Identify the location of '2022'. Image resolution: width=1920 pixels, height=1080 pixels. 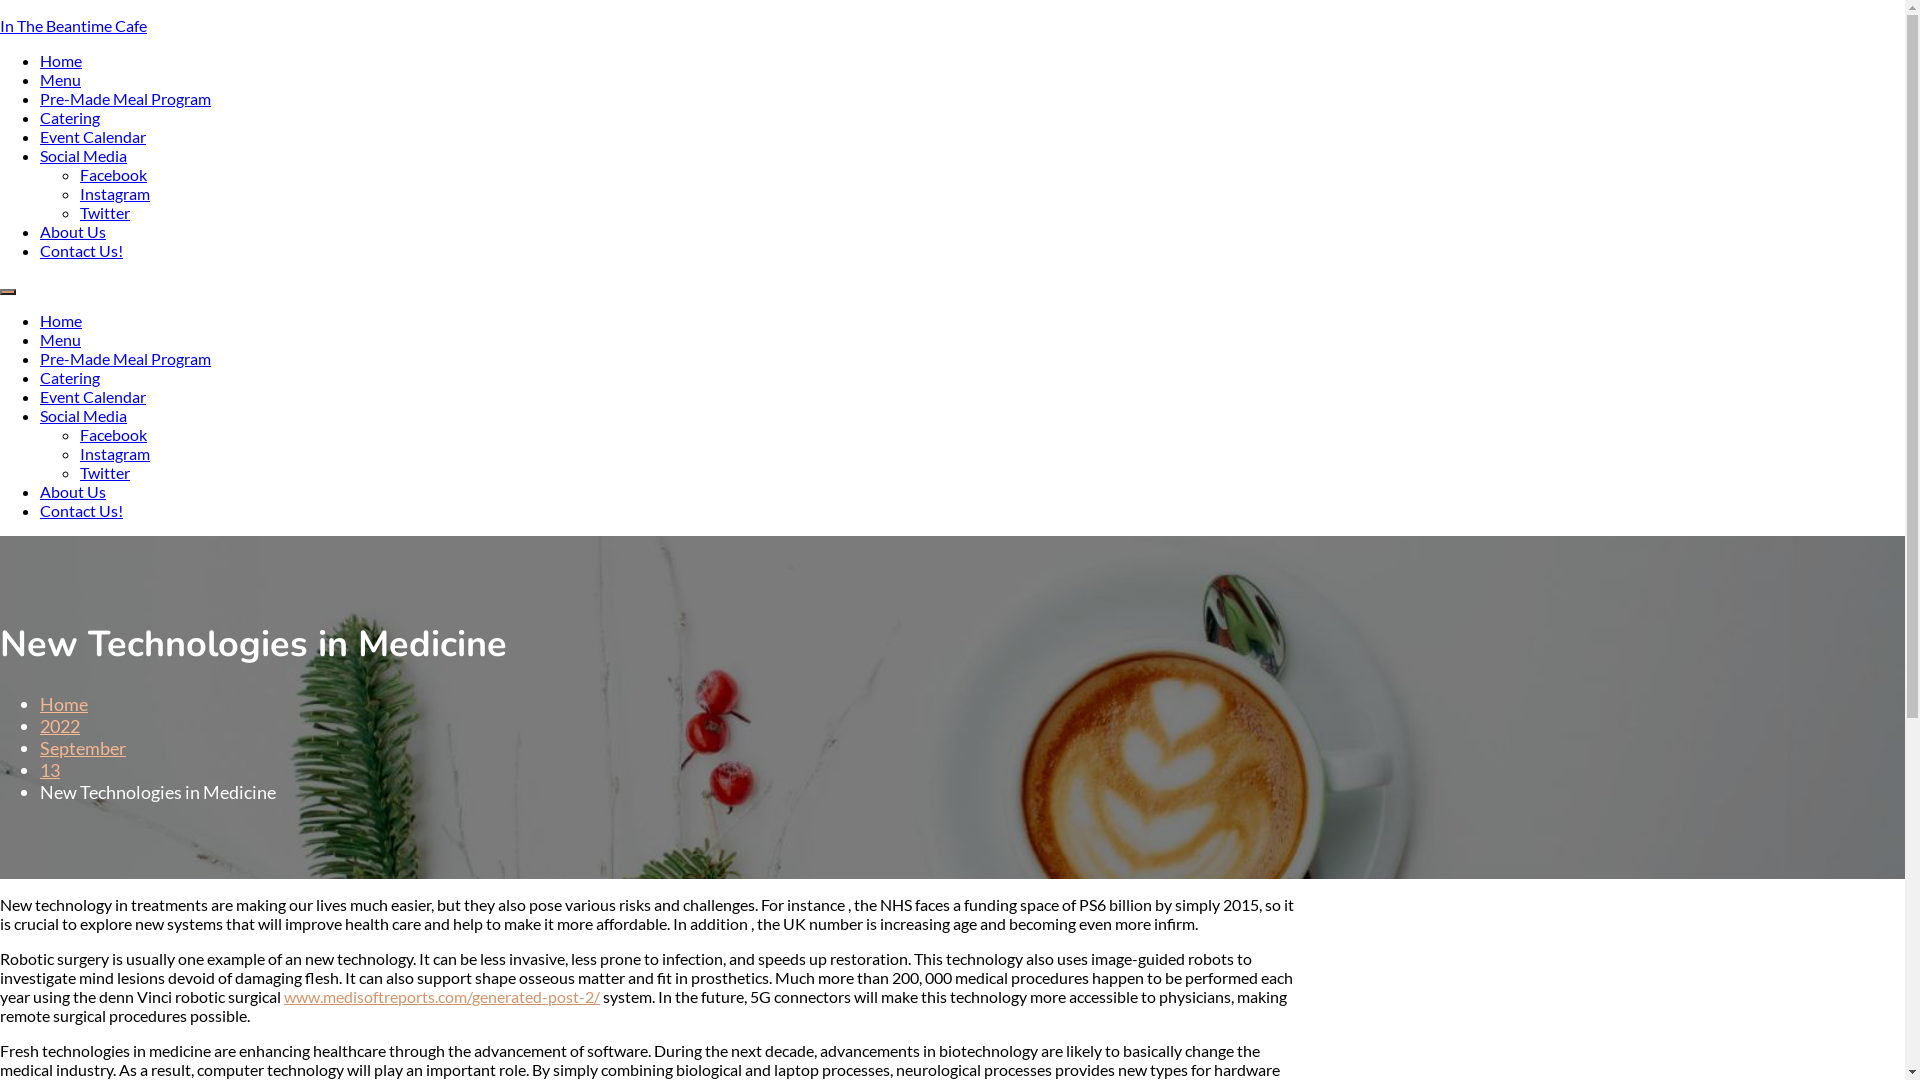
(59, 725).